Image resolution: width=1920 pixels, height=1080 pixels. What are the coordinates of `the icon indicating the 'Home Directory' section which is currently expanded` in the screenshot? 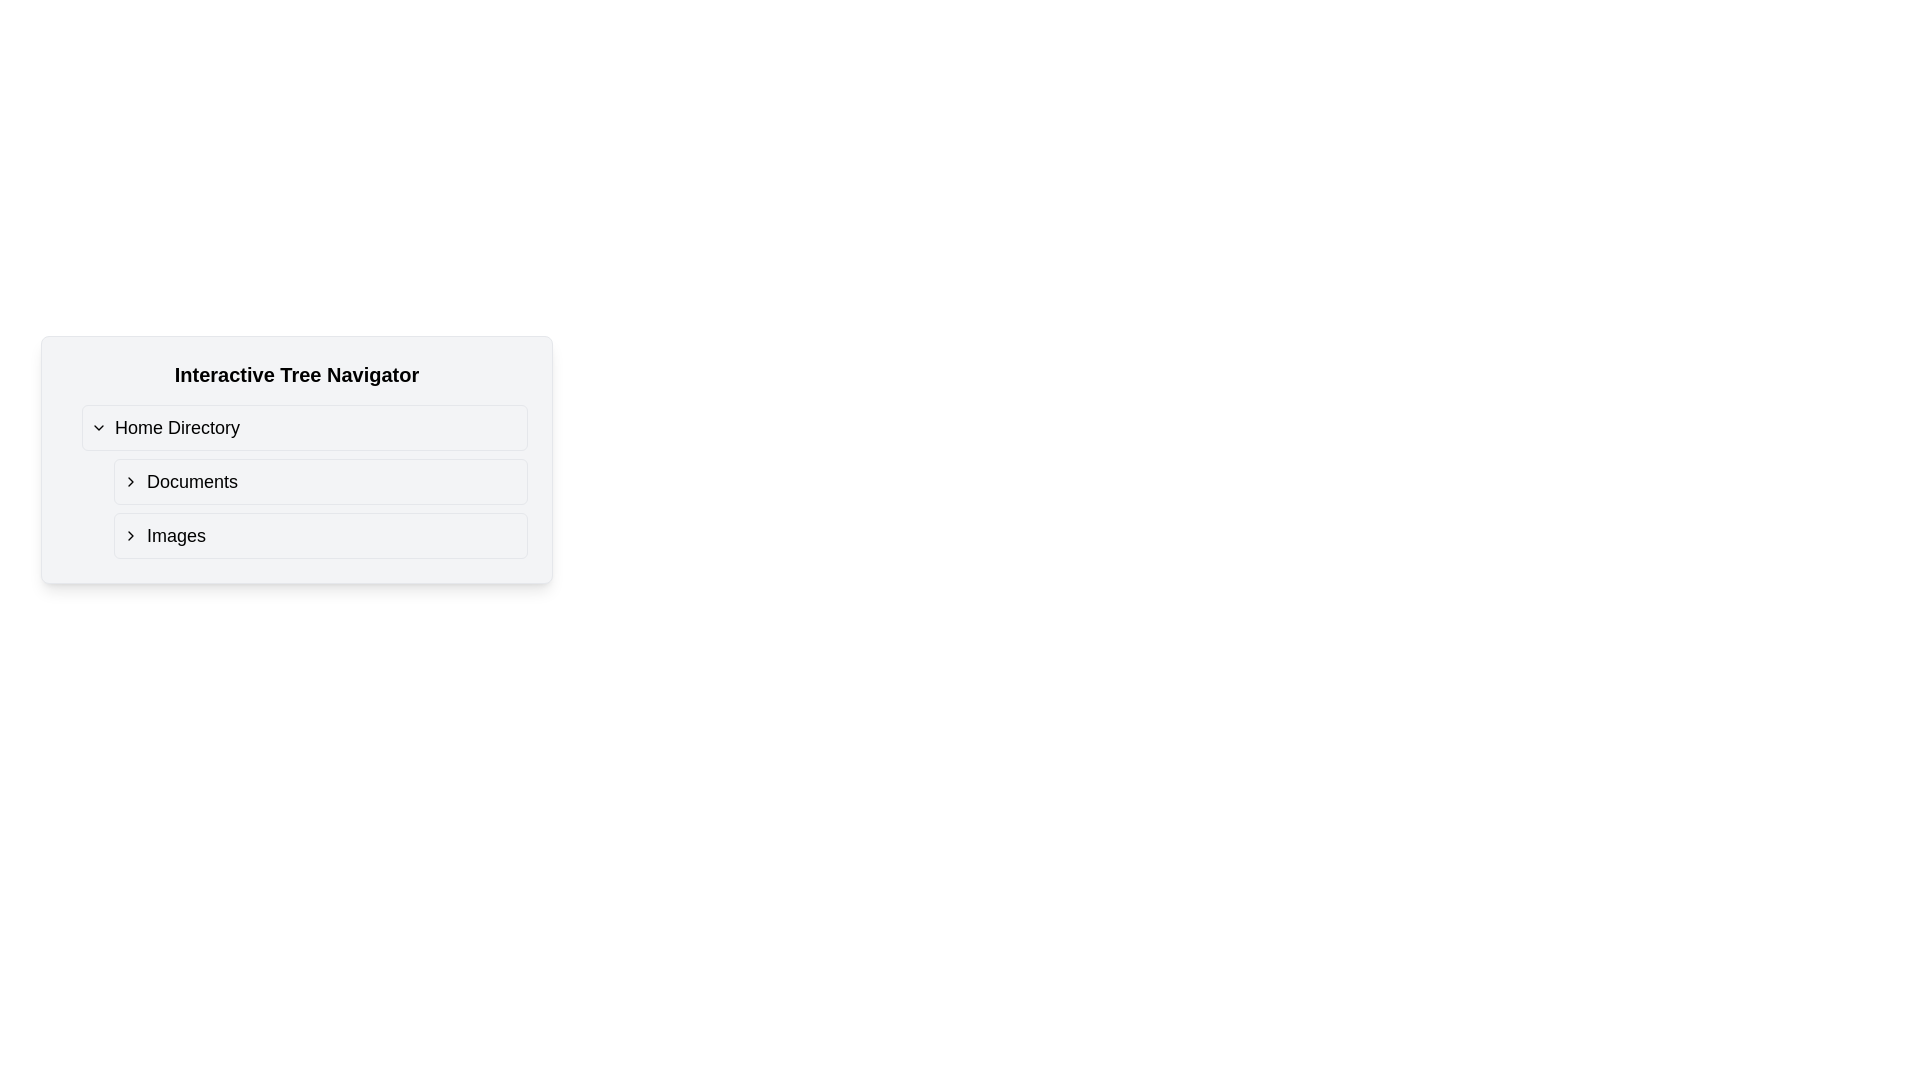 It's located at (98, 427).